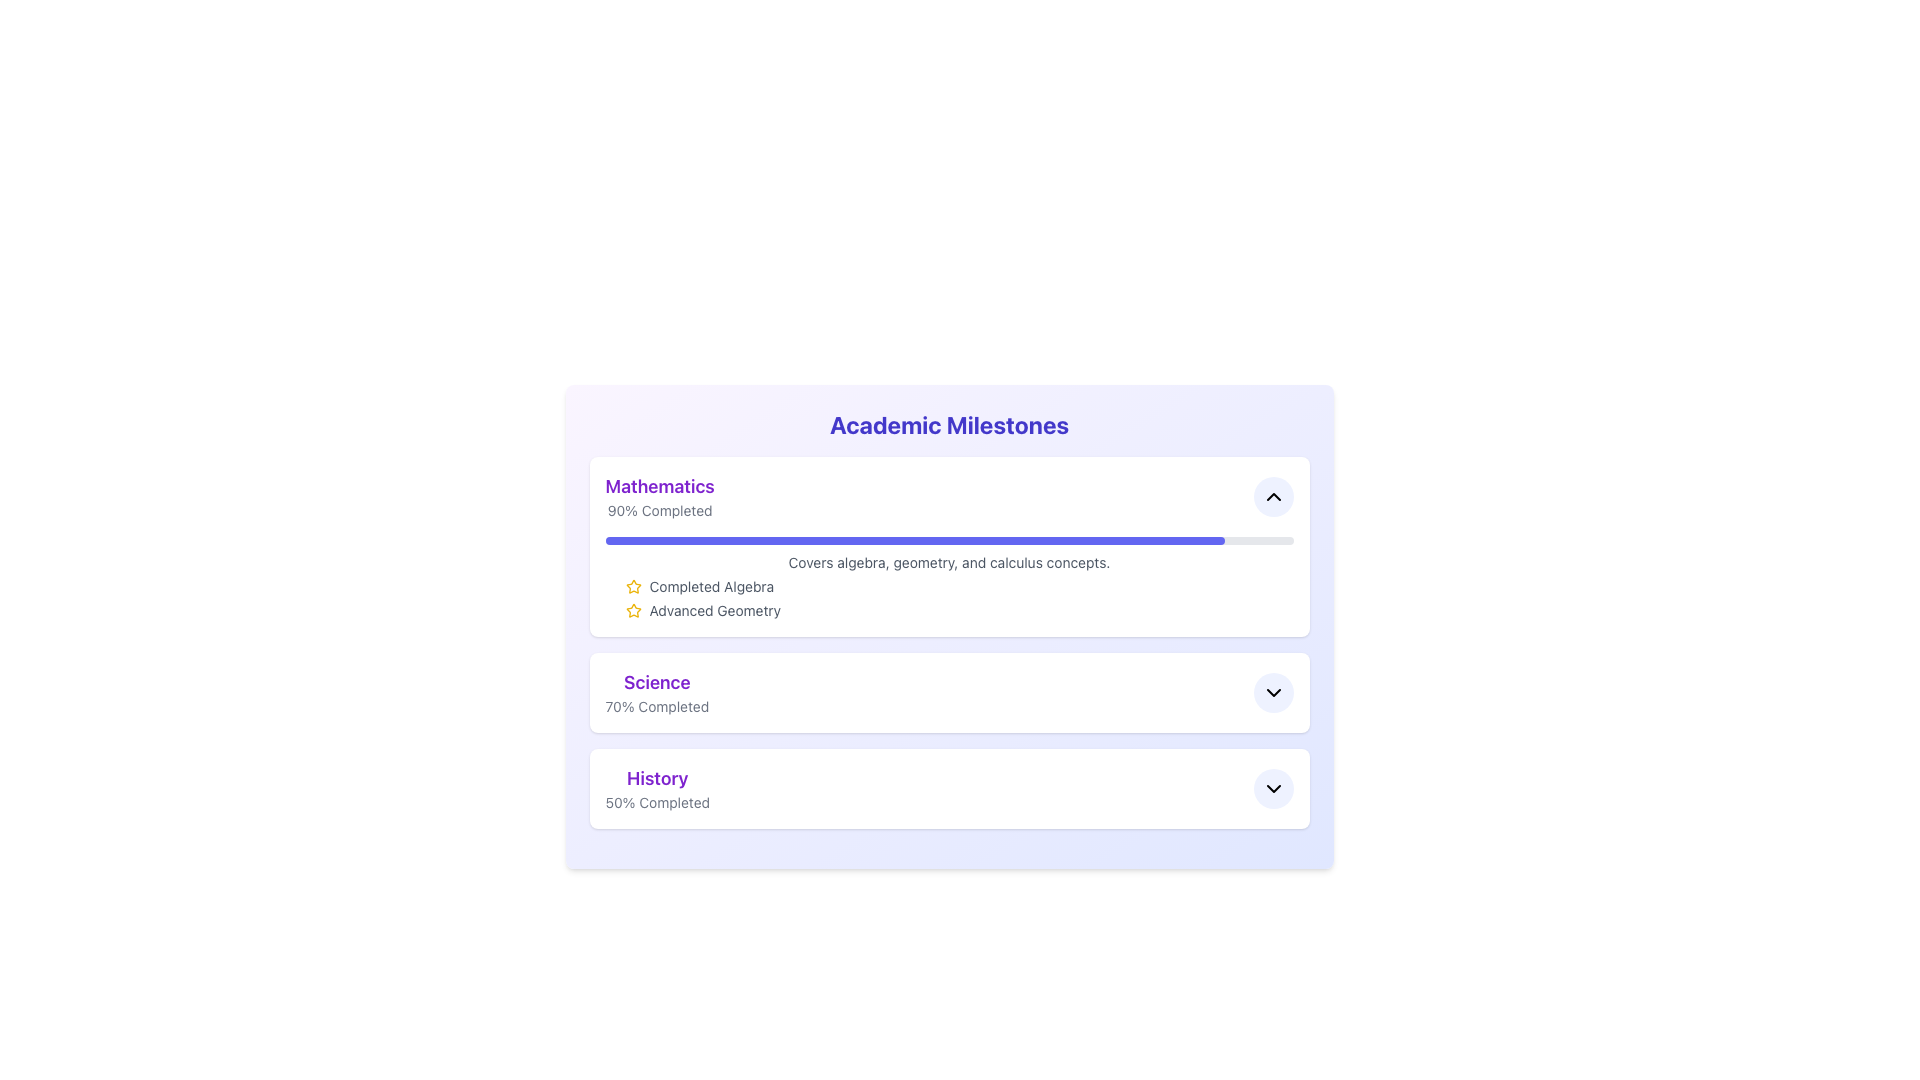 The height and width of the screenshot is (1080, 1920). I want to click on the 'History' section title label located on the left side of the 'Academic Milestones' section, positioned above the '50% Completed' label, so click(657, 778).